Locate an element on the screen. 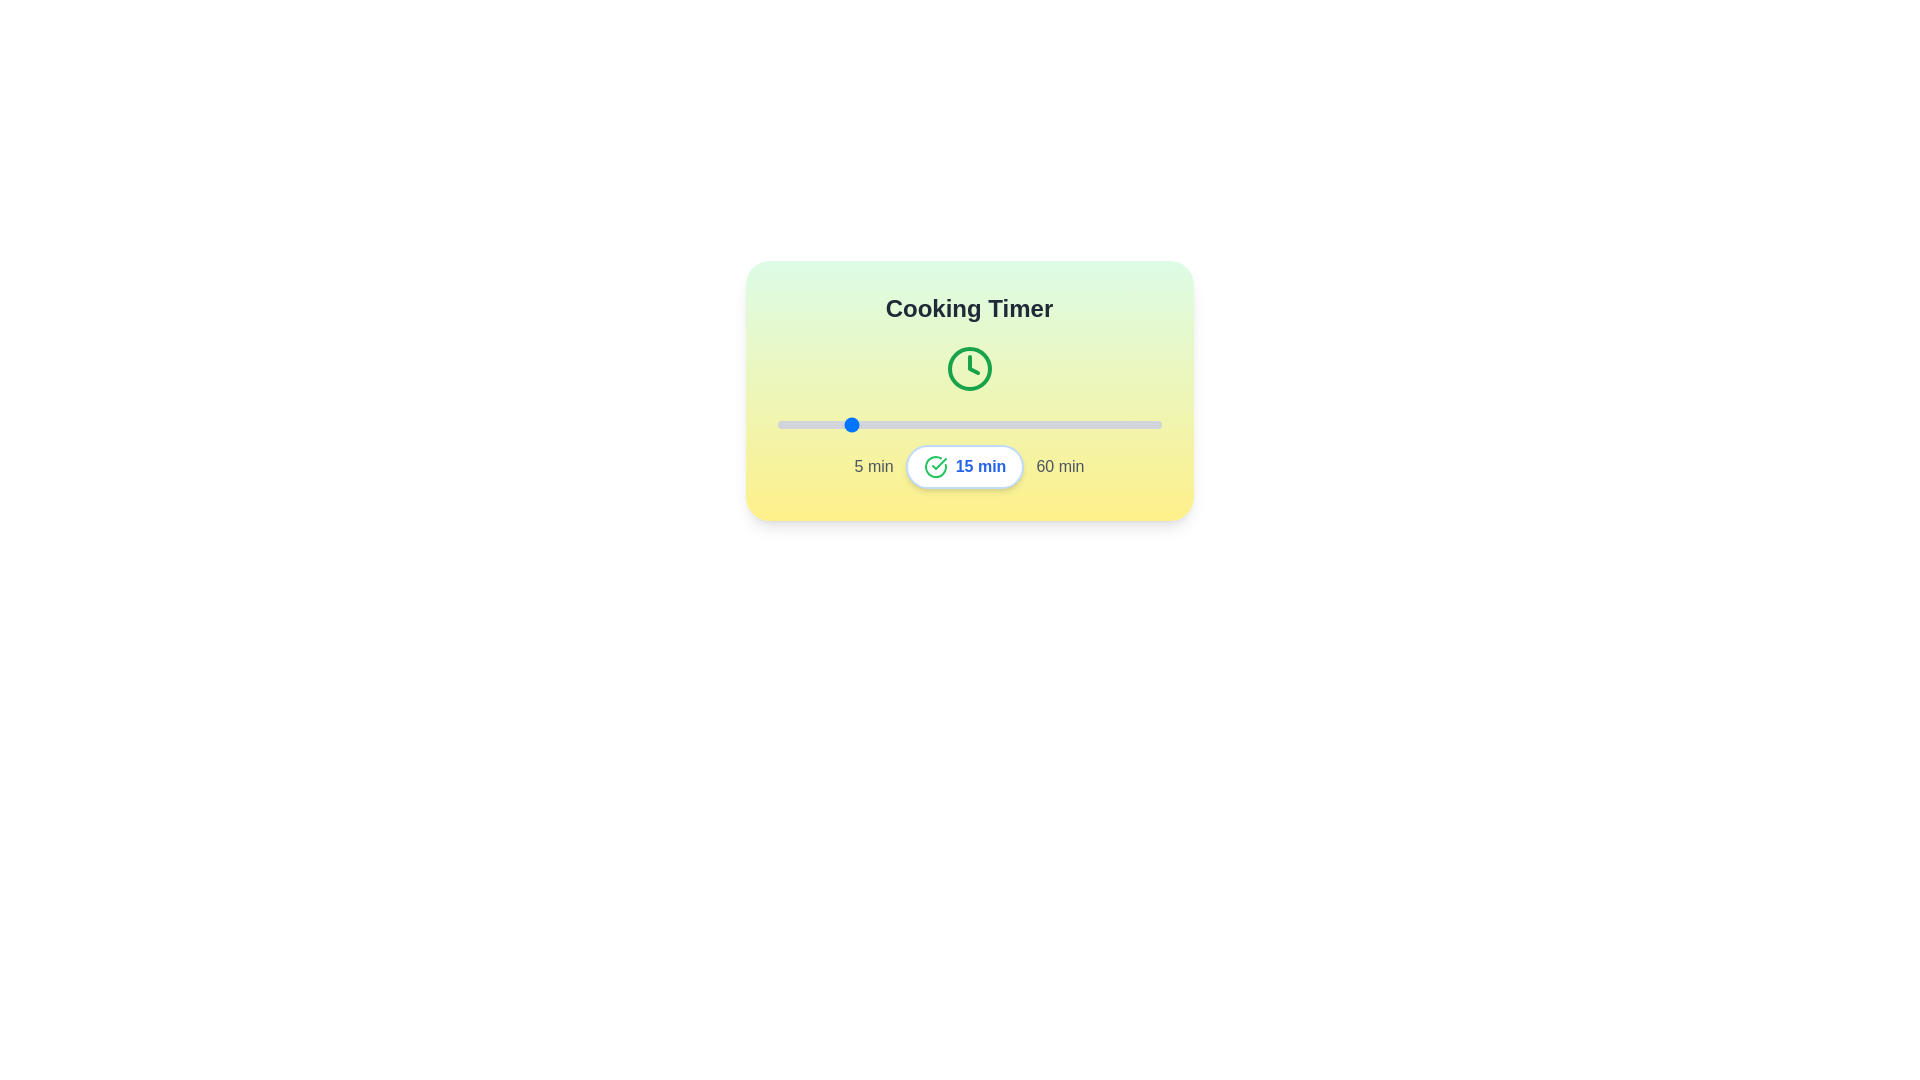  slider is located at coordinates (895, 423).